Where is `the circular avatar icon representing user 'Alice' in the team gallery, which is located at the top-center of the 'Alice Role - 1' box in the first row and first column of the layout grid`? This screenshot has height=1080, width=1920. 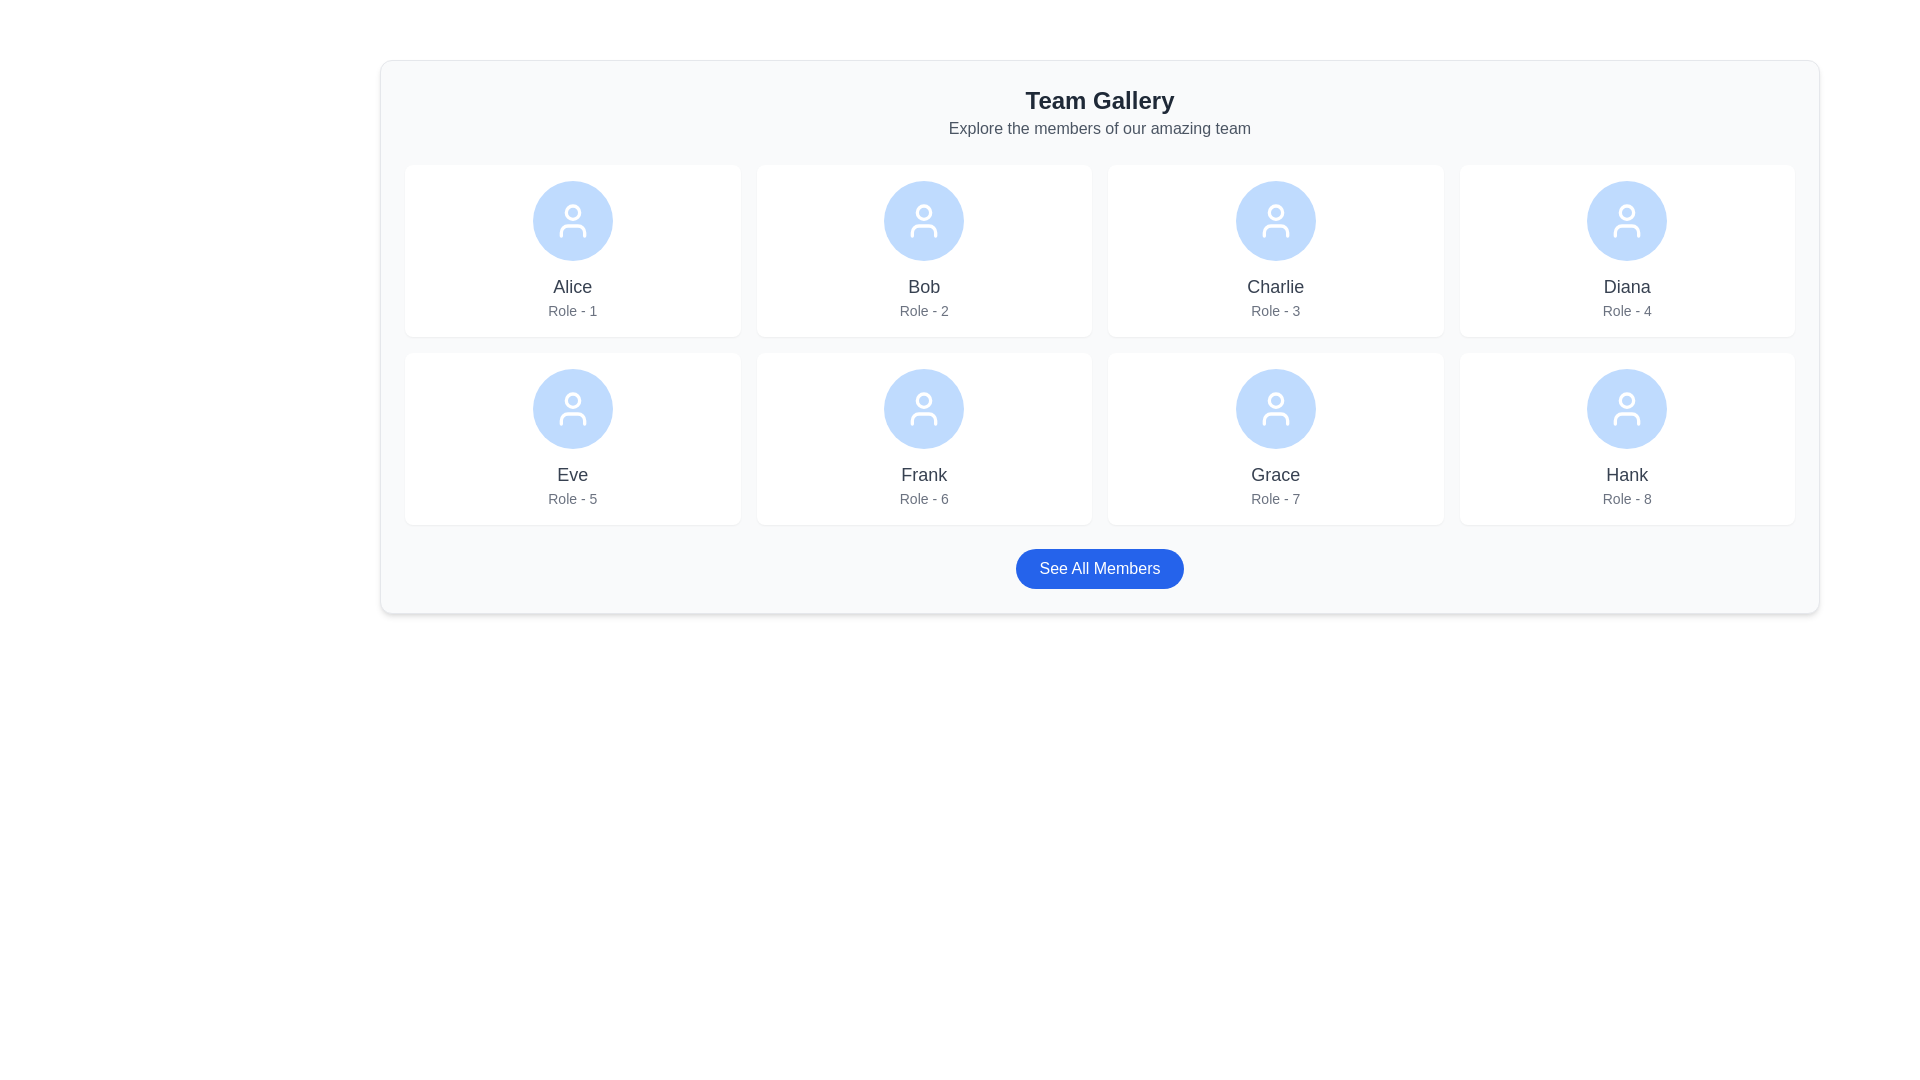 the circular avatar icon representing user 'Alice' in the team gallery, which is located at the top-center of the 'Alice Role - 1' box in the first row and first column of the layout grid is located at coordinates (571, 220).